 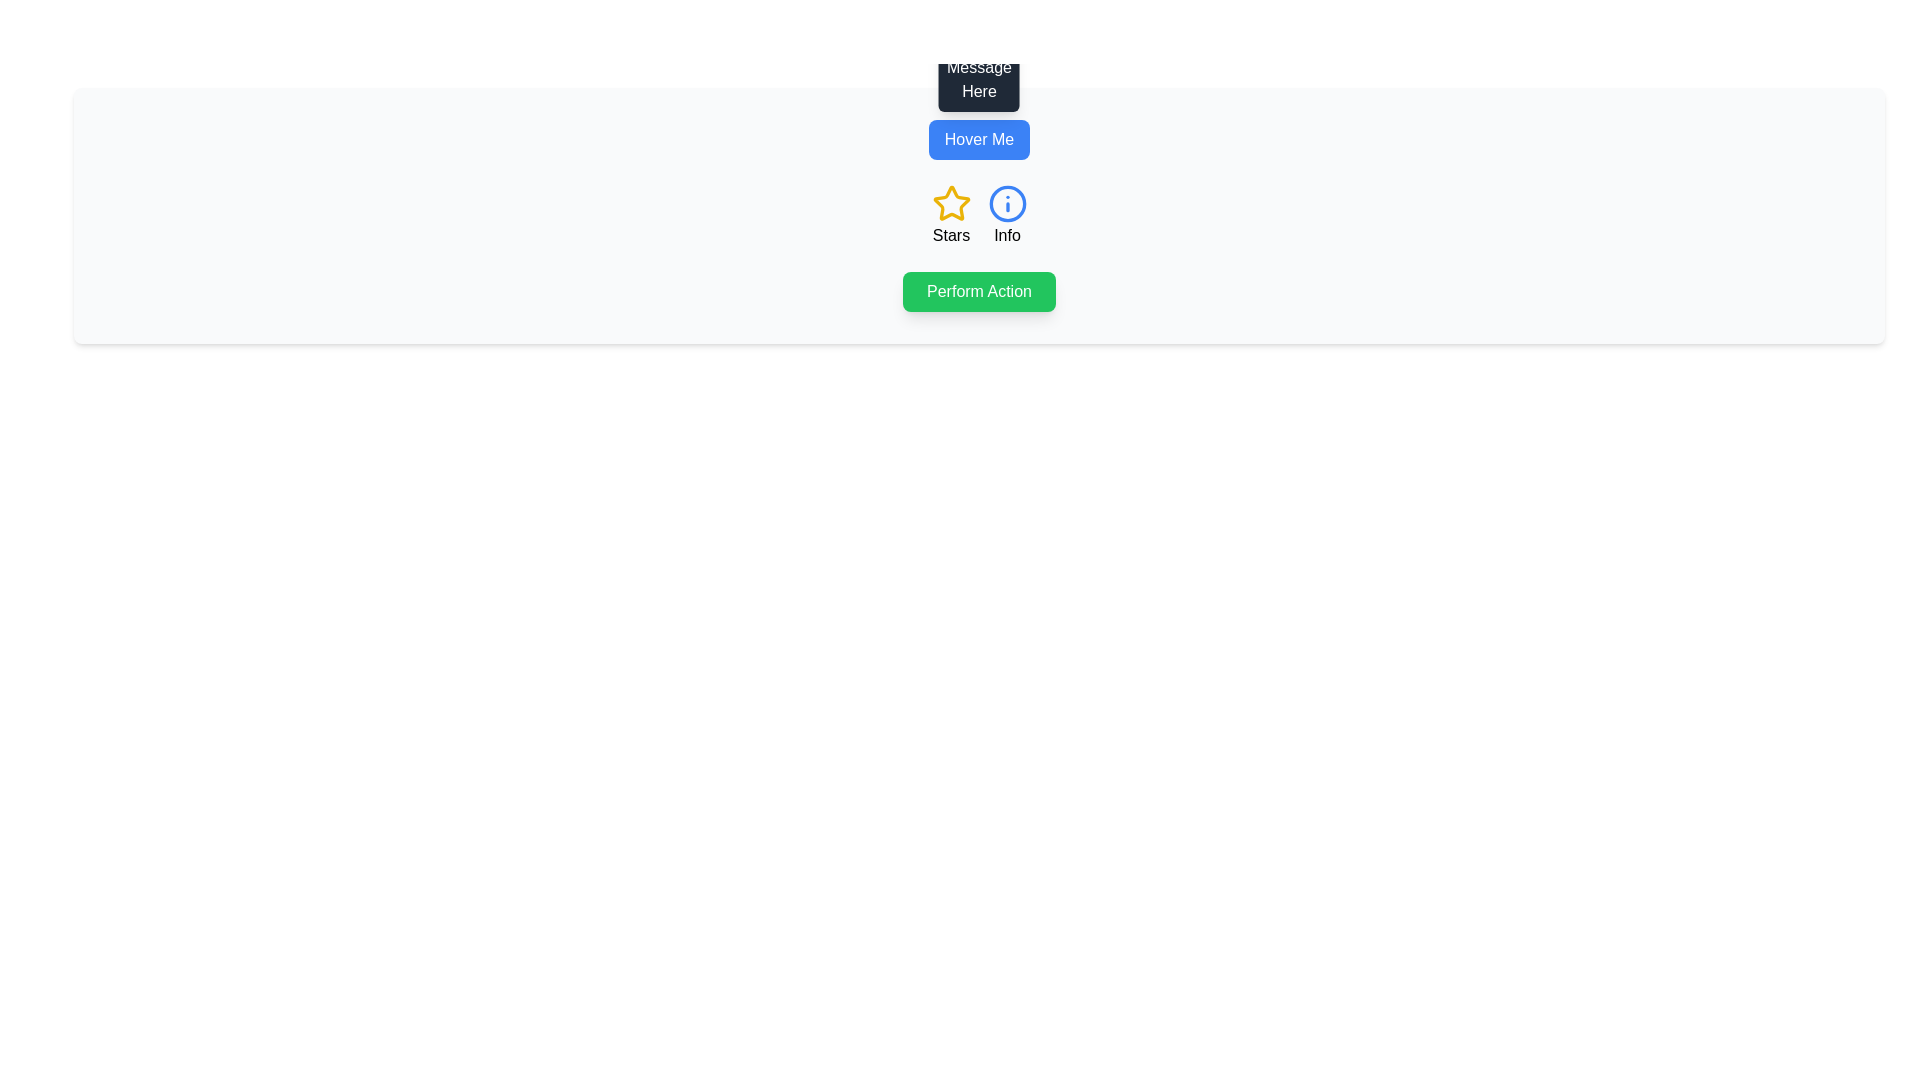 What do you see at coordinates (979, 67) in the screenshot?
I see `contents of the tooltip that displays contextual information when hovering over the 'Hover Me' button, positioned directly above it` at bounding box center [979, 67].